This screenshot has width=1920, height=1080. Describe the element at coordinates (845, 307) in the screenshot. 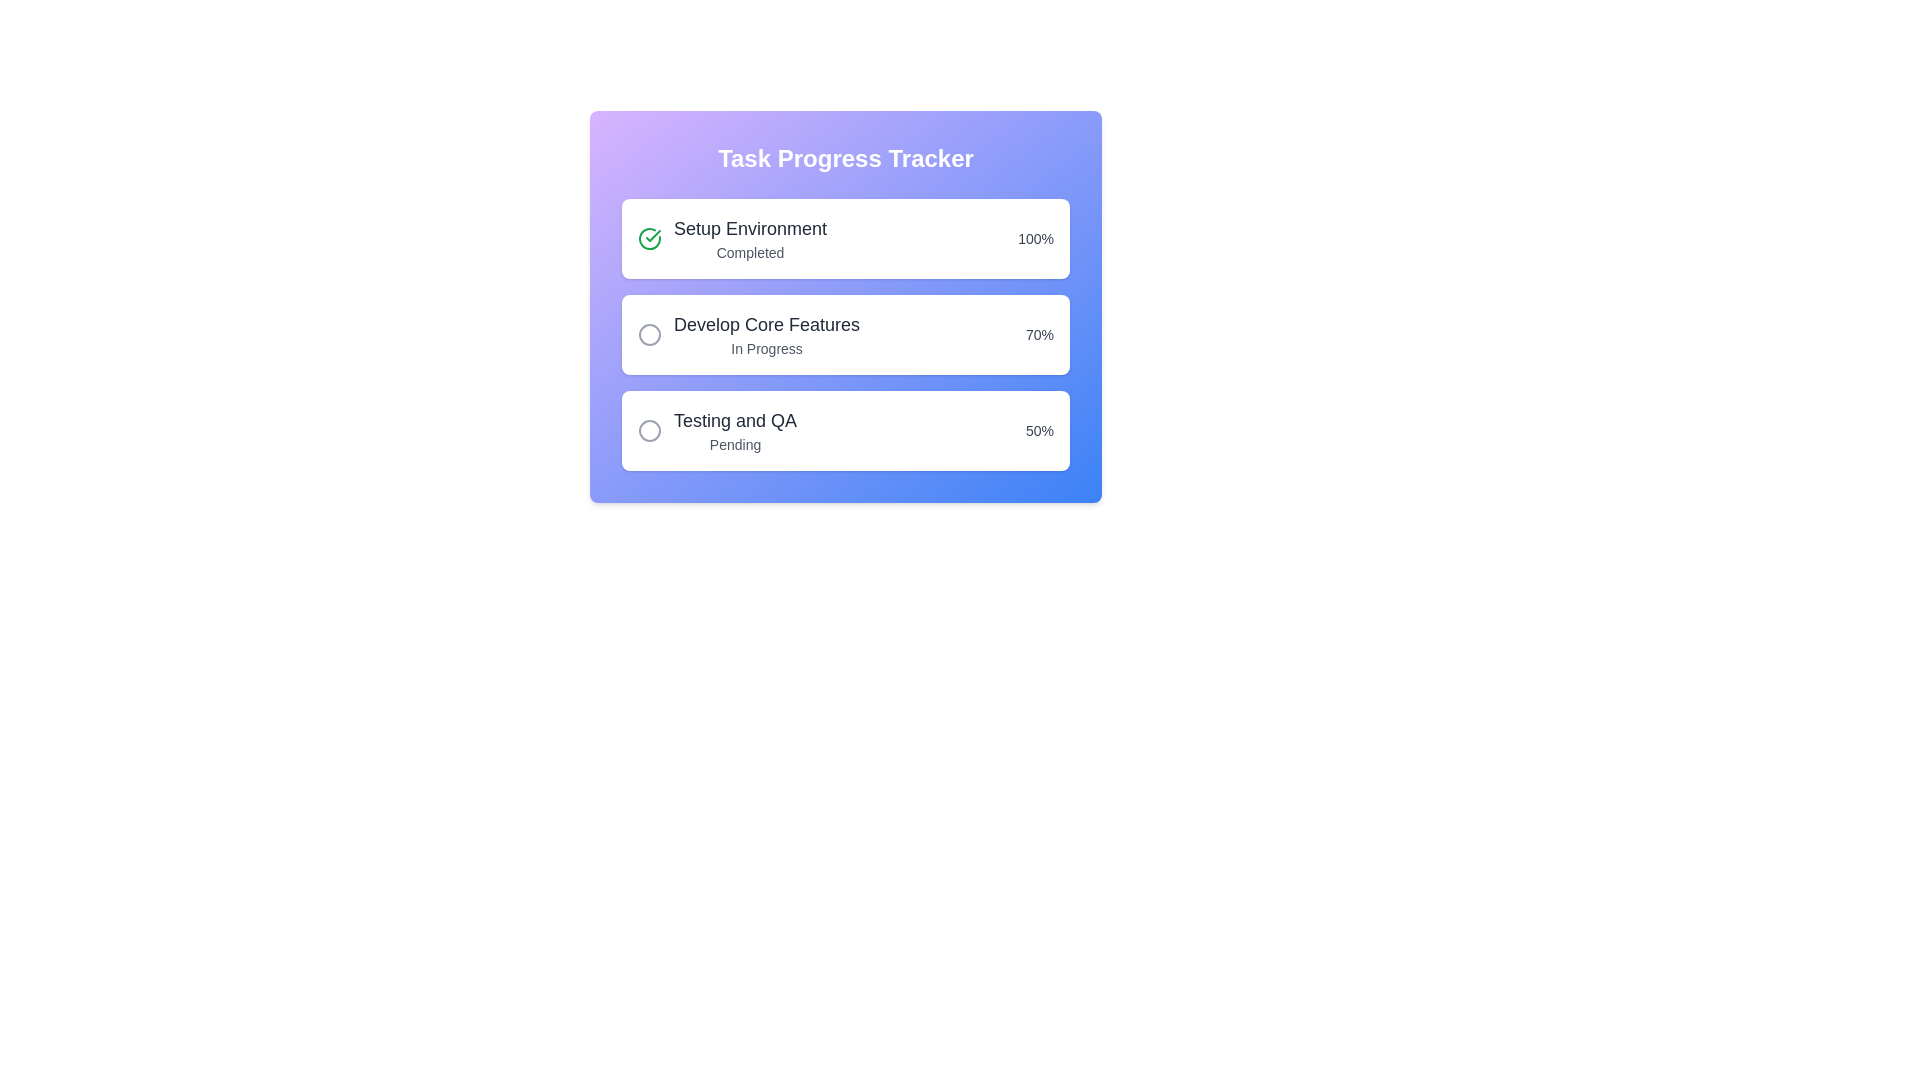

I see `the second Informational Card titled 'Develop Core Features' with status 'In Progress'` at that location.